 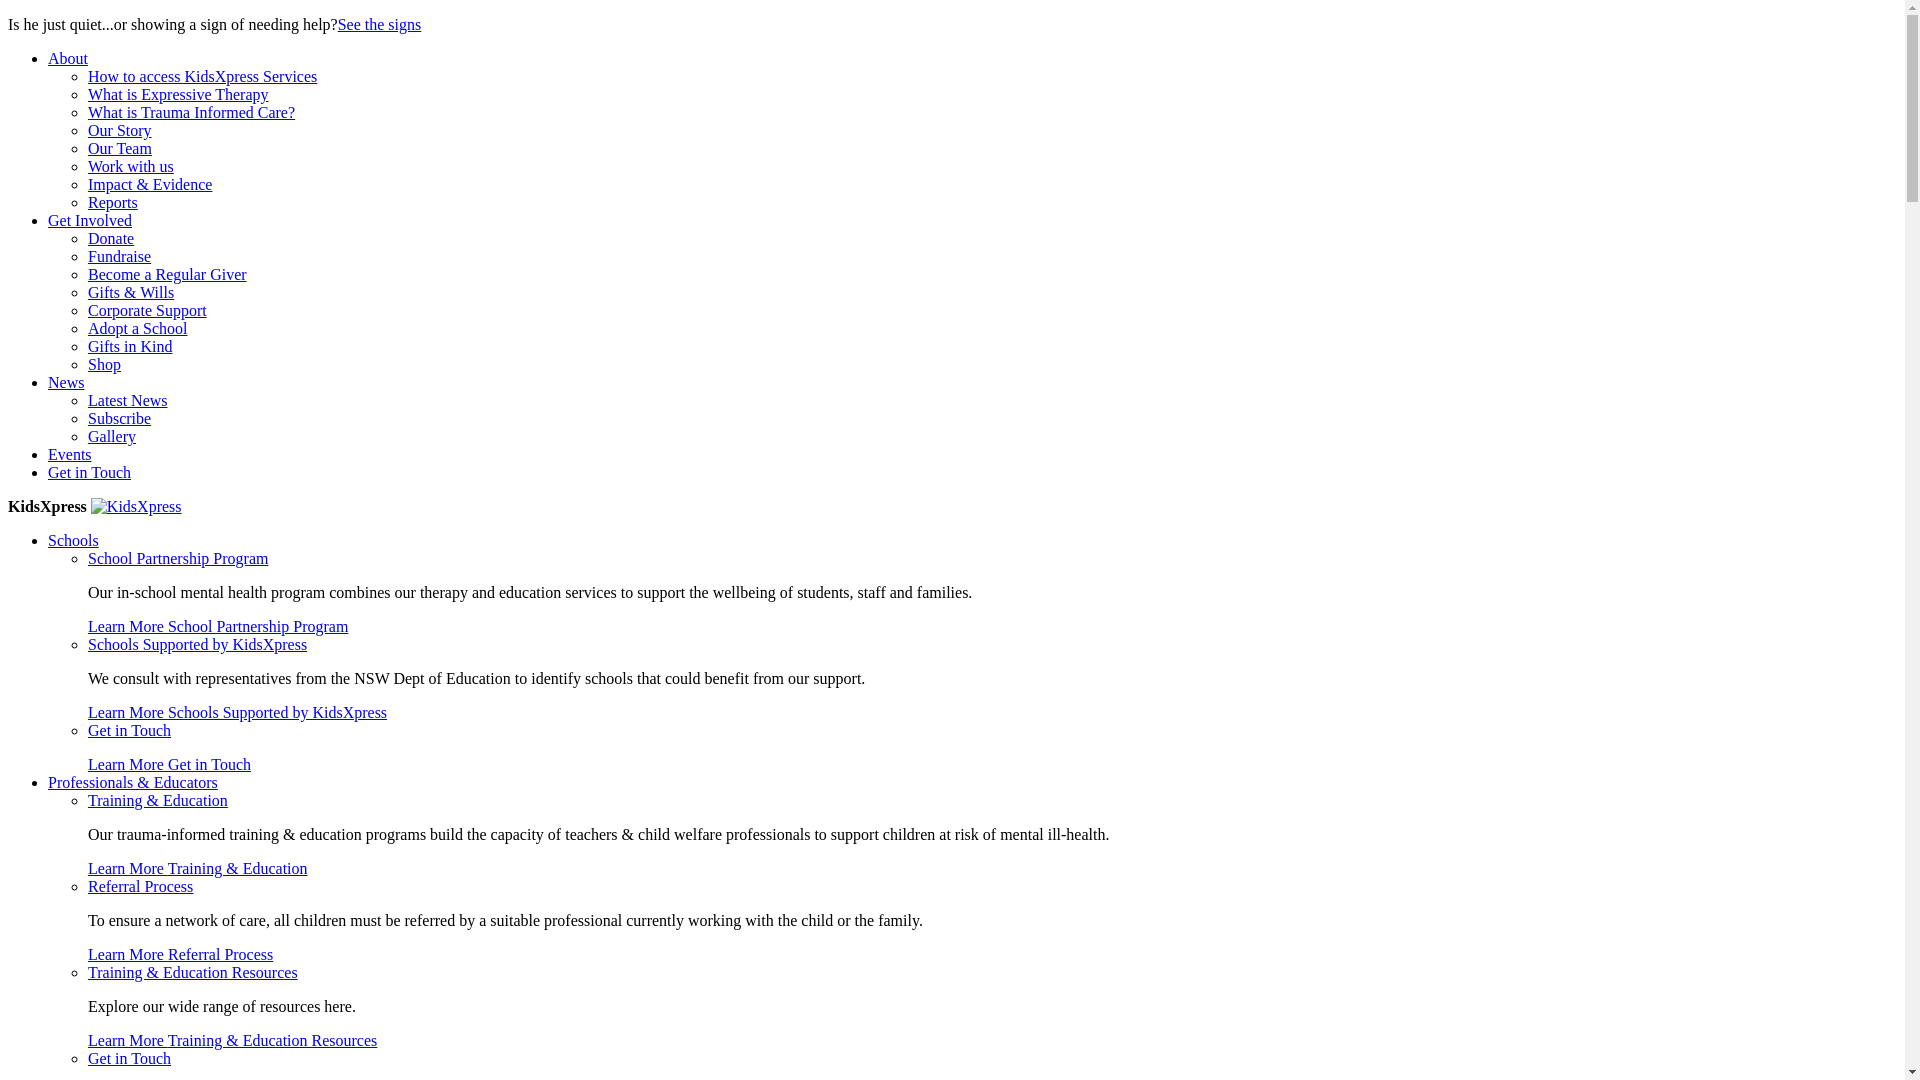 I want to click on 'Fundraise', so click(x=118, y=255).